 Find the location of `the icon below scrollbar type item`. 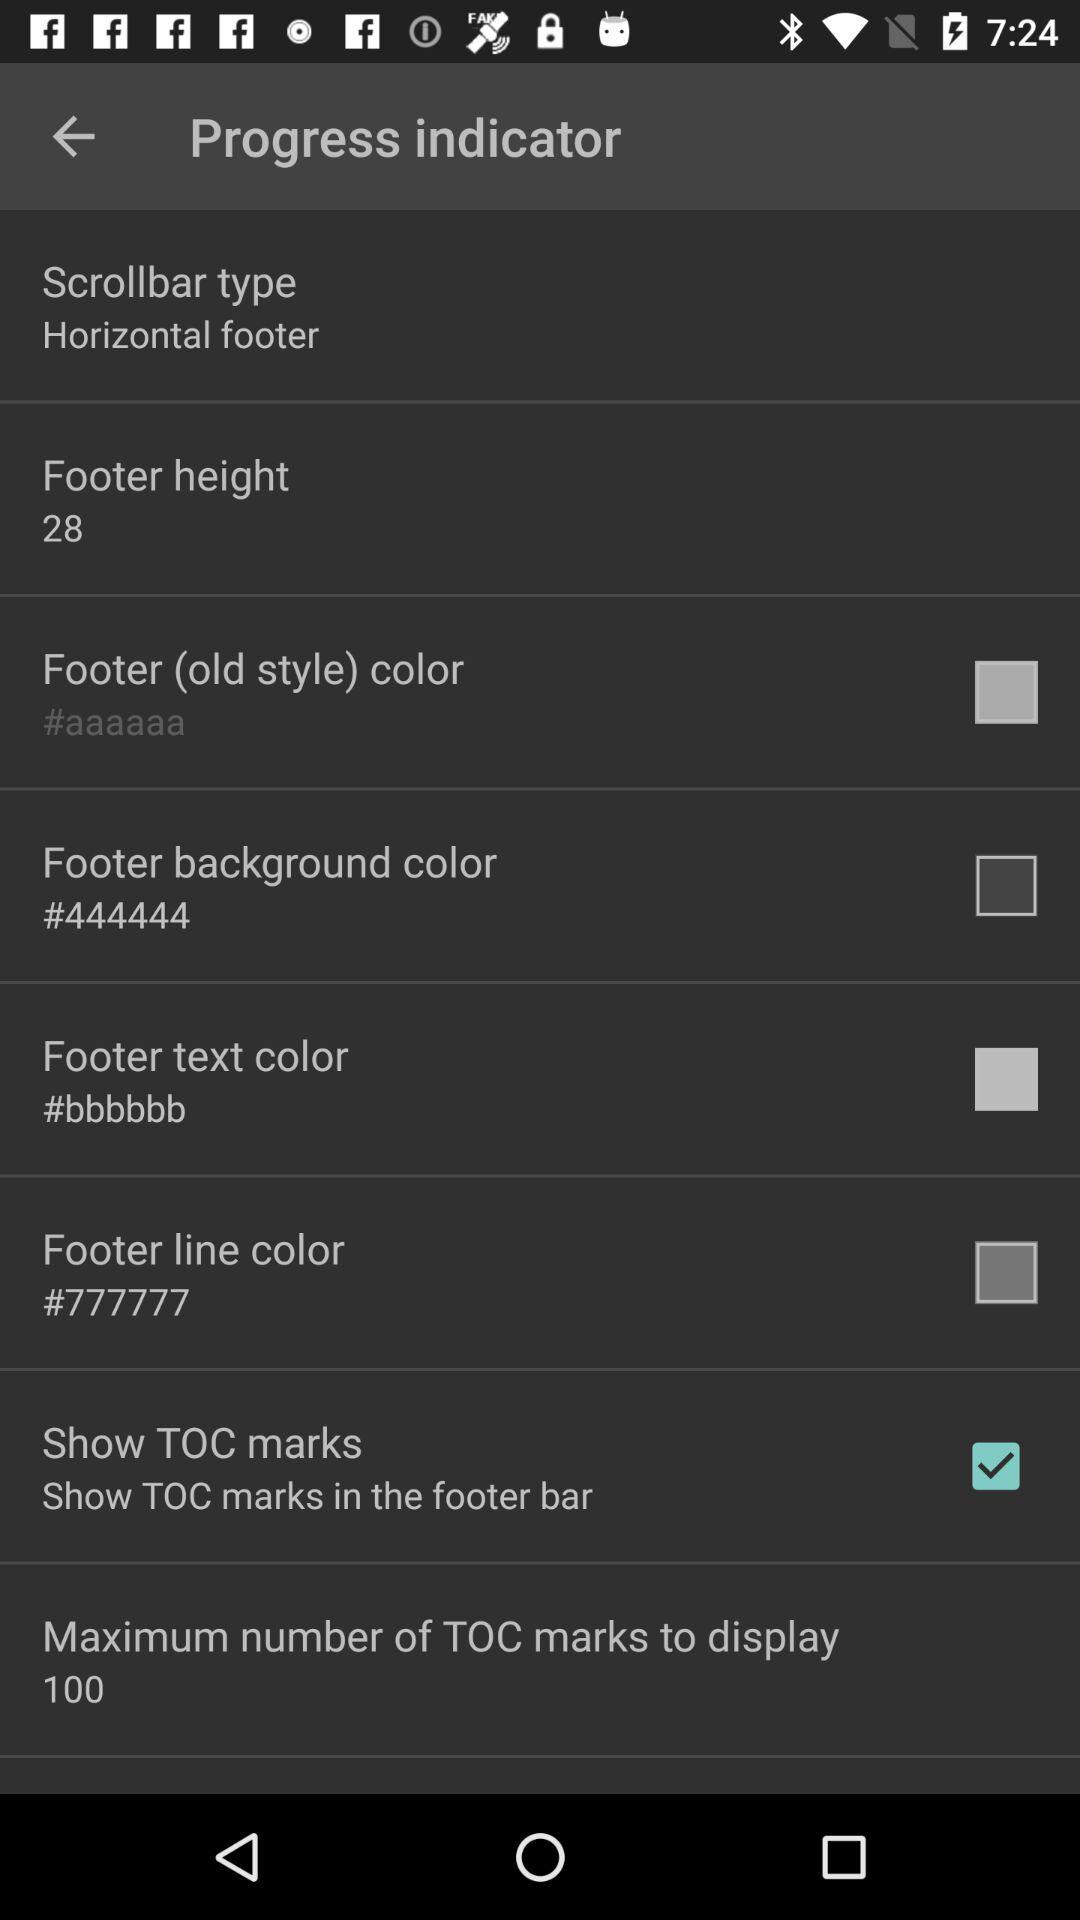

the icon below scrollbar type item is located at coordinates (180, 333).